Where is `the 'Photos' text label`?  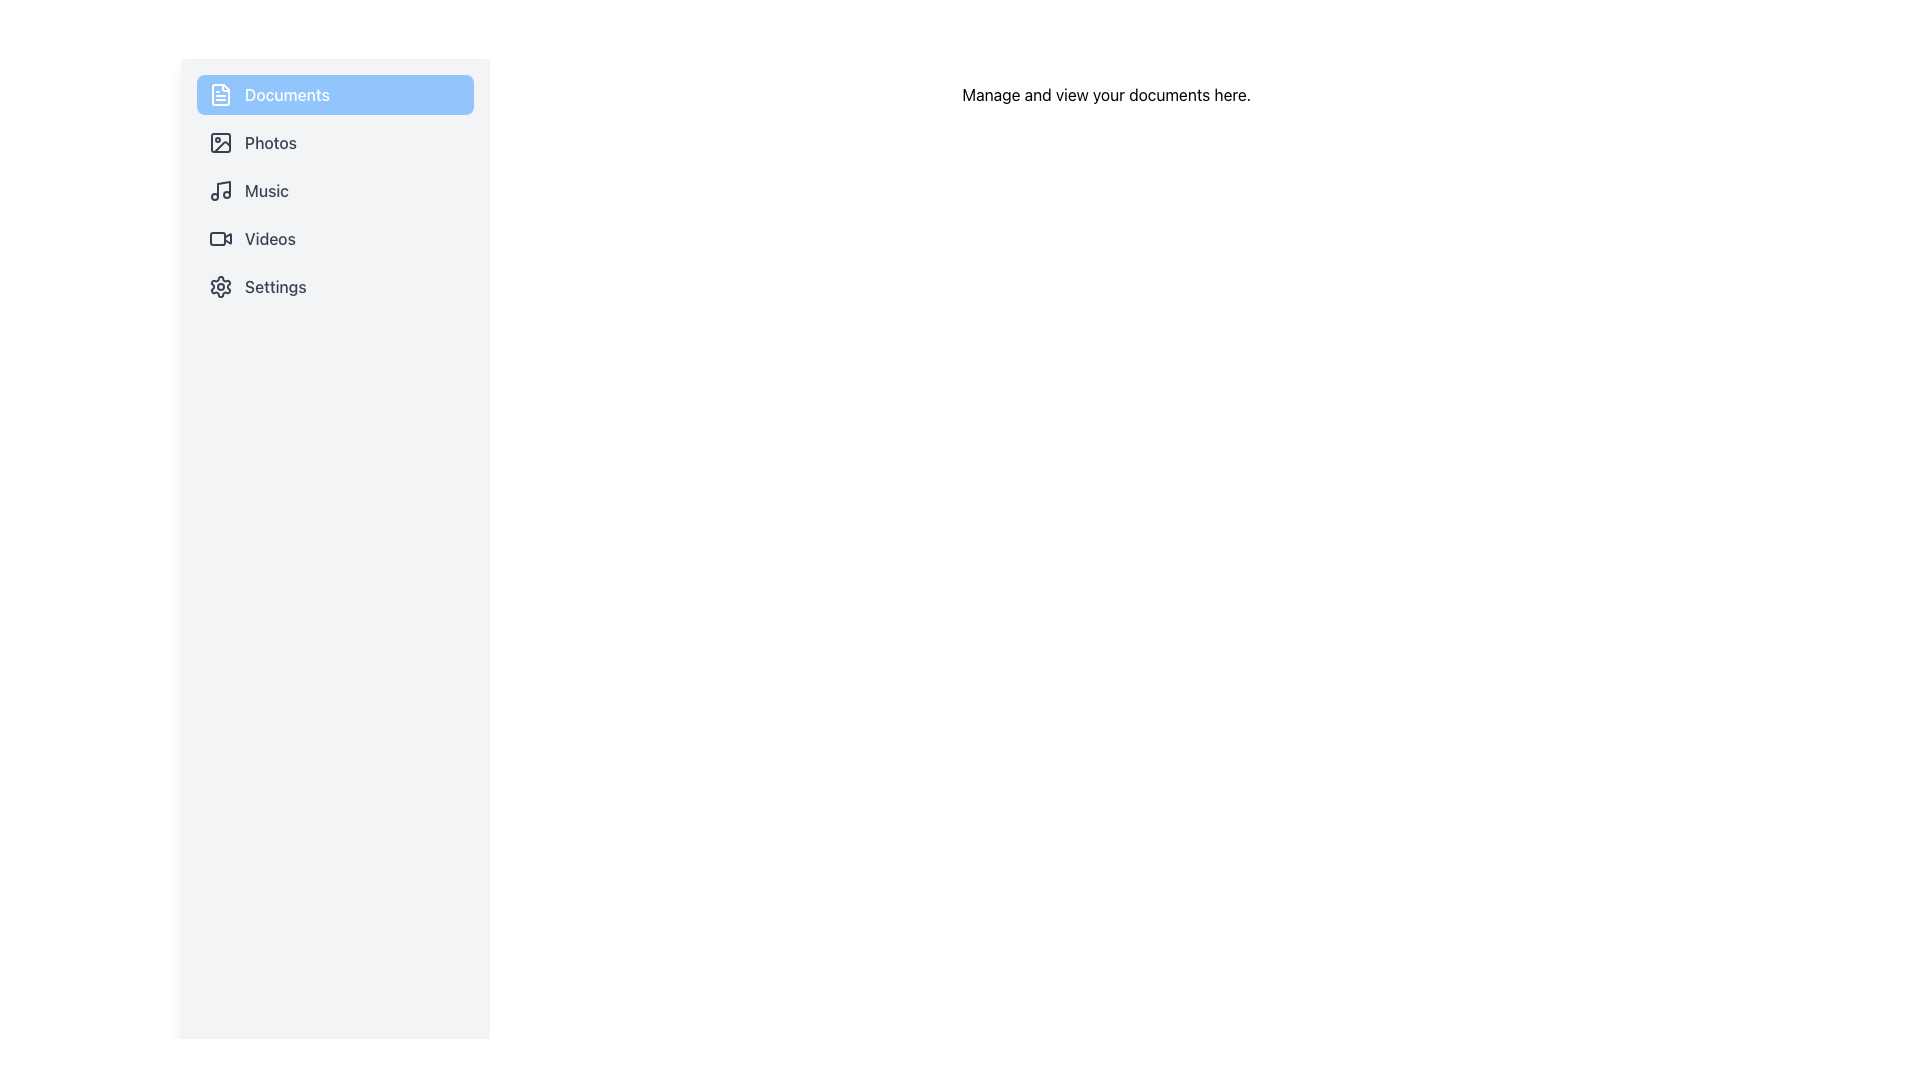
the 'Photos' text label is located at coordinates (269, 141).